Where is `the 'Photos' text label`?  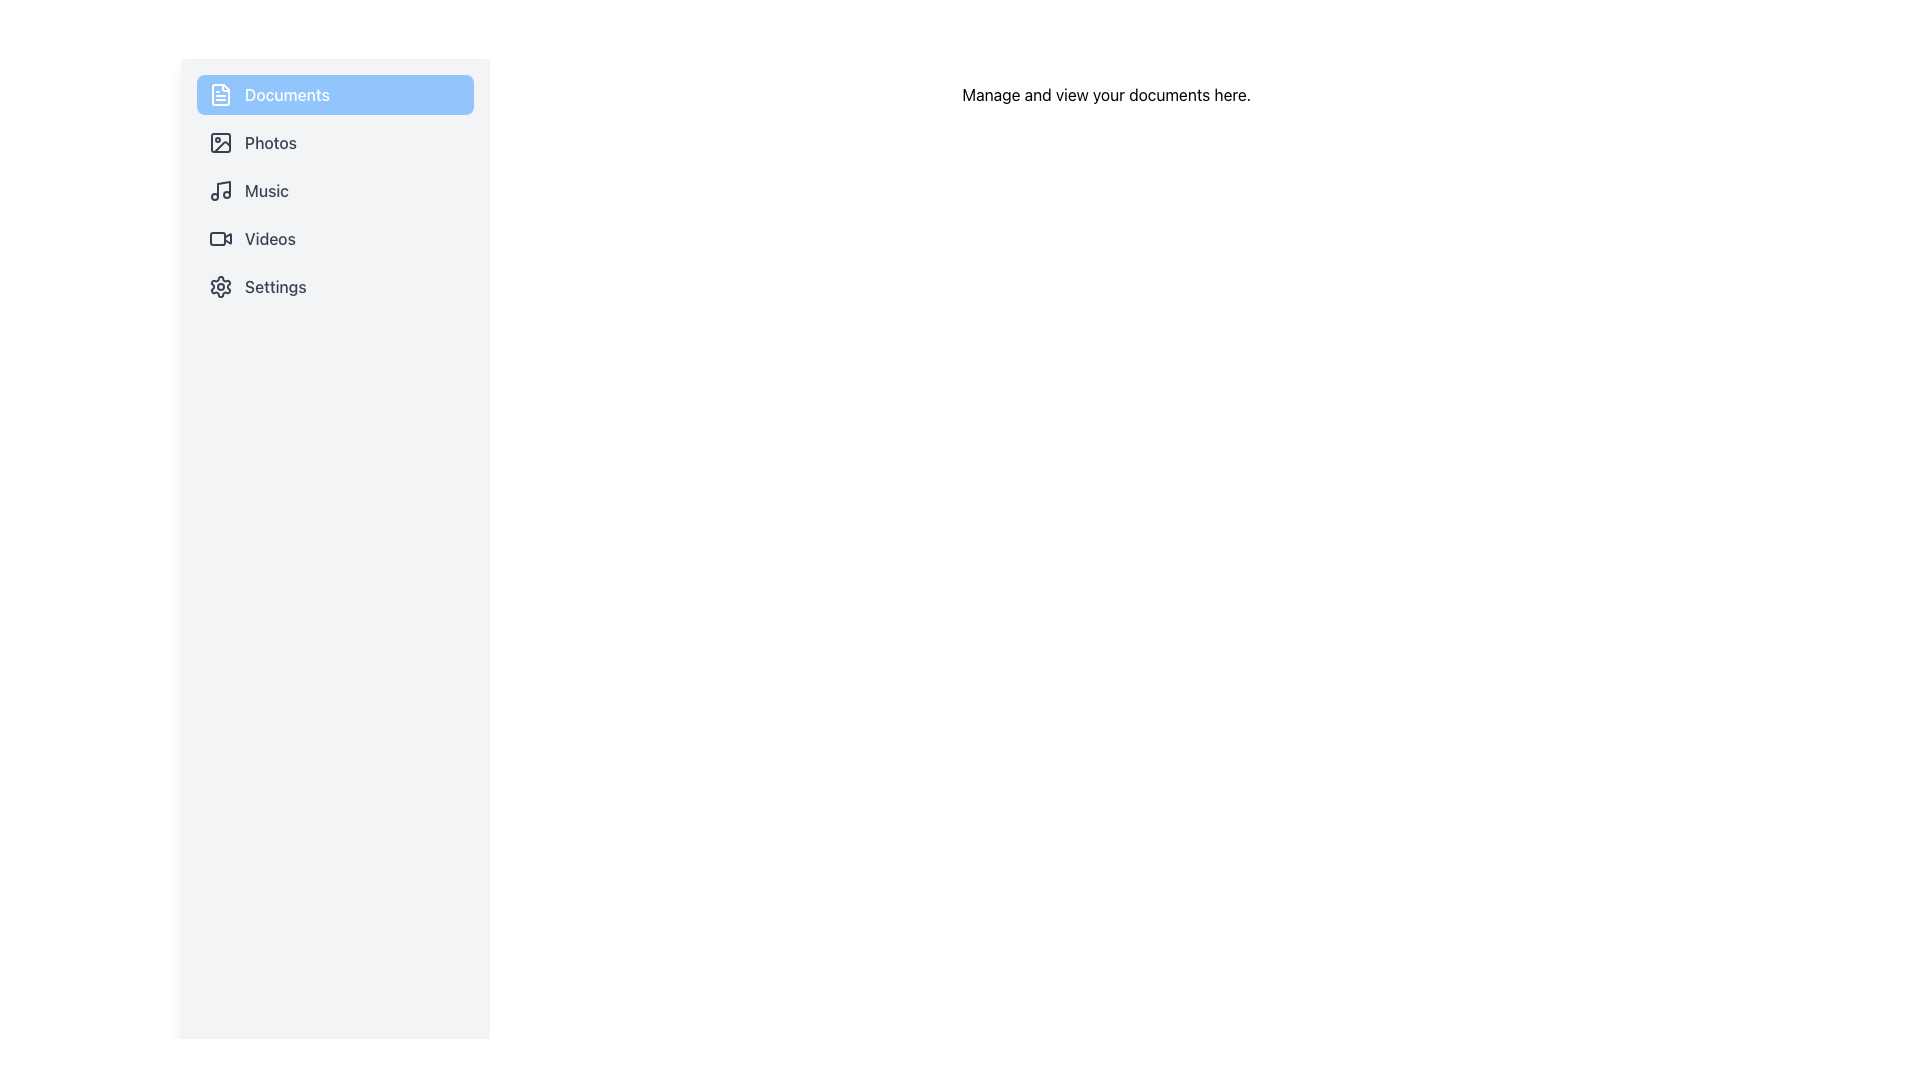
the 'Photos' text label is located at coordinates (269, 141).